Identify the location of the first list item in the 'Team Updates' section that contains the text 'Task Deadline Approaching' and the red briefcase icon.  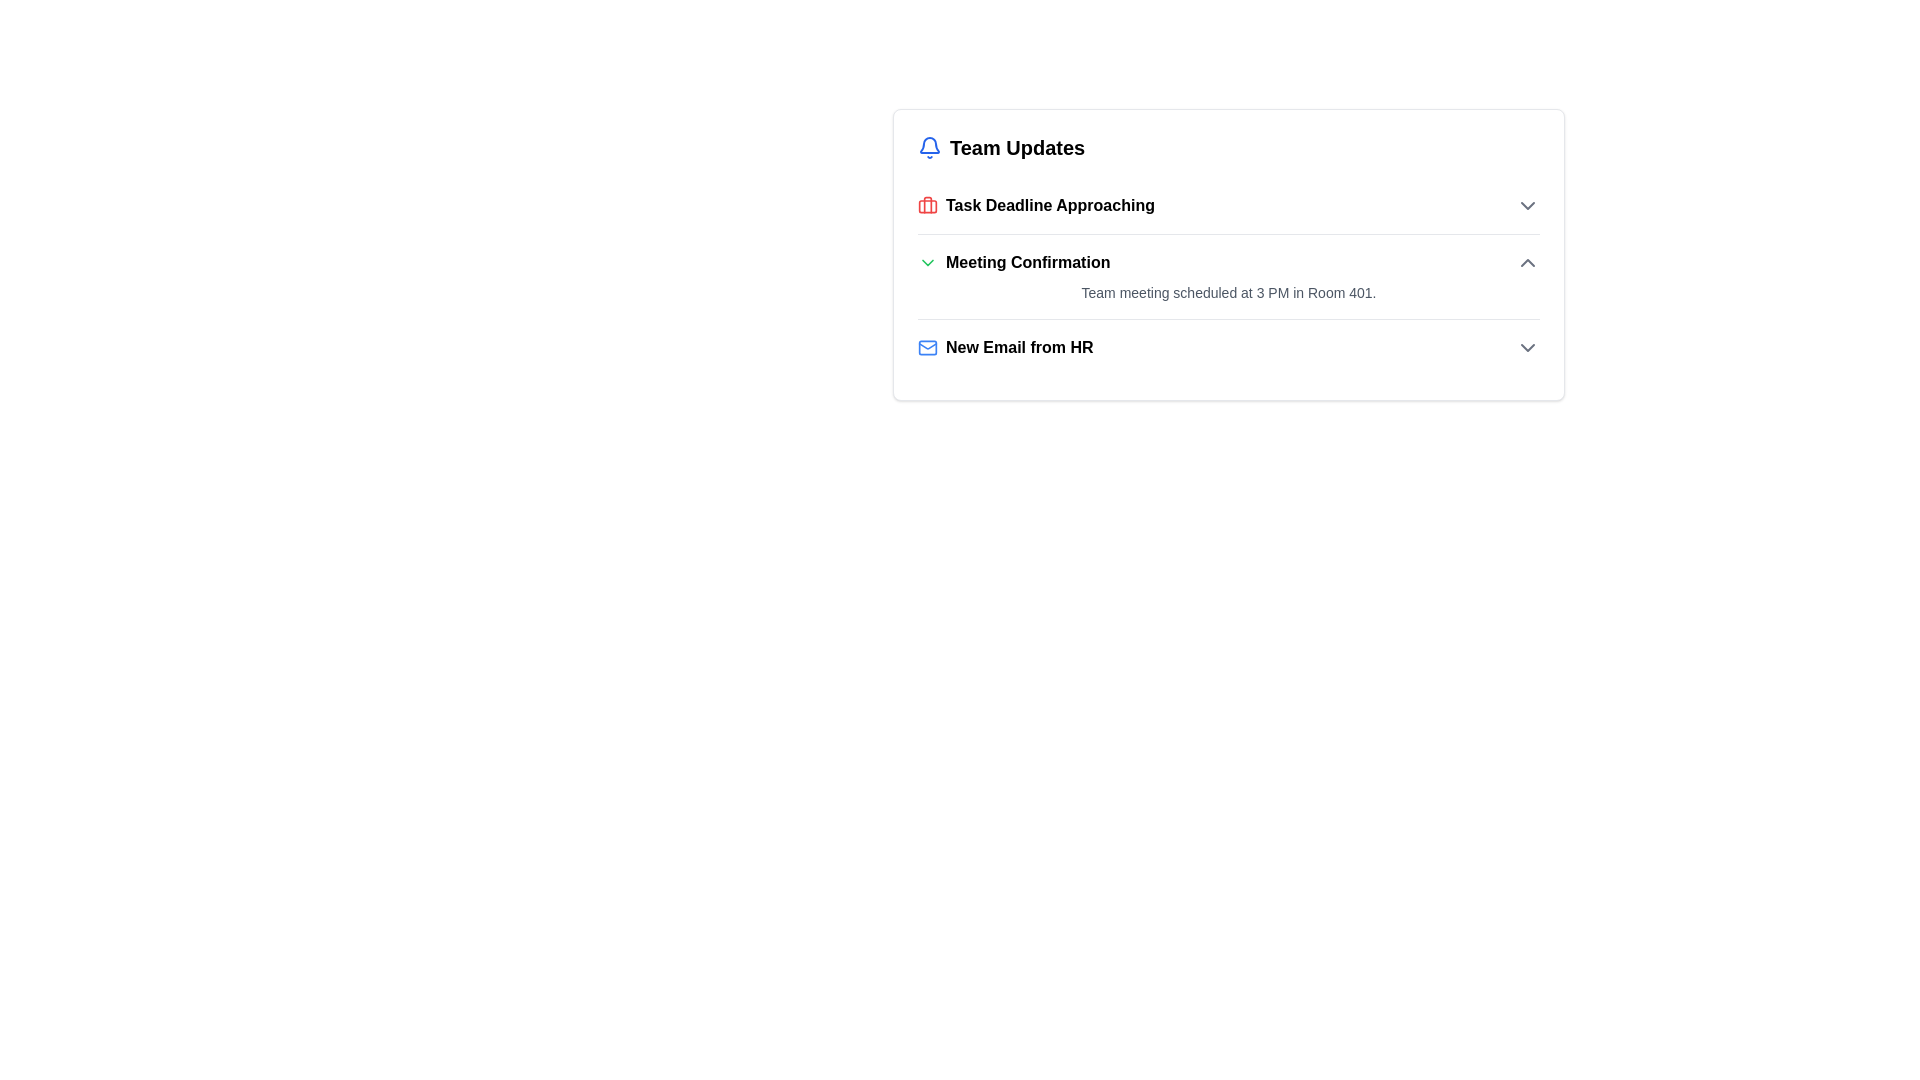
(1227, 205).